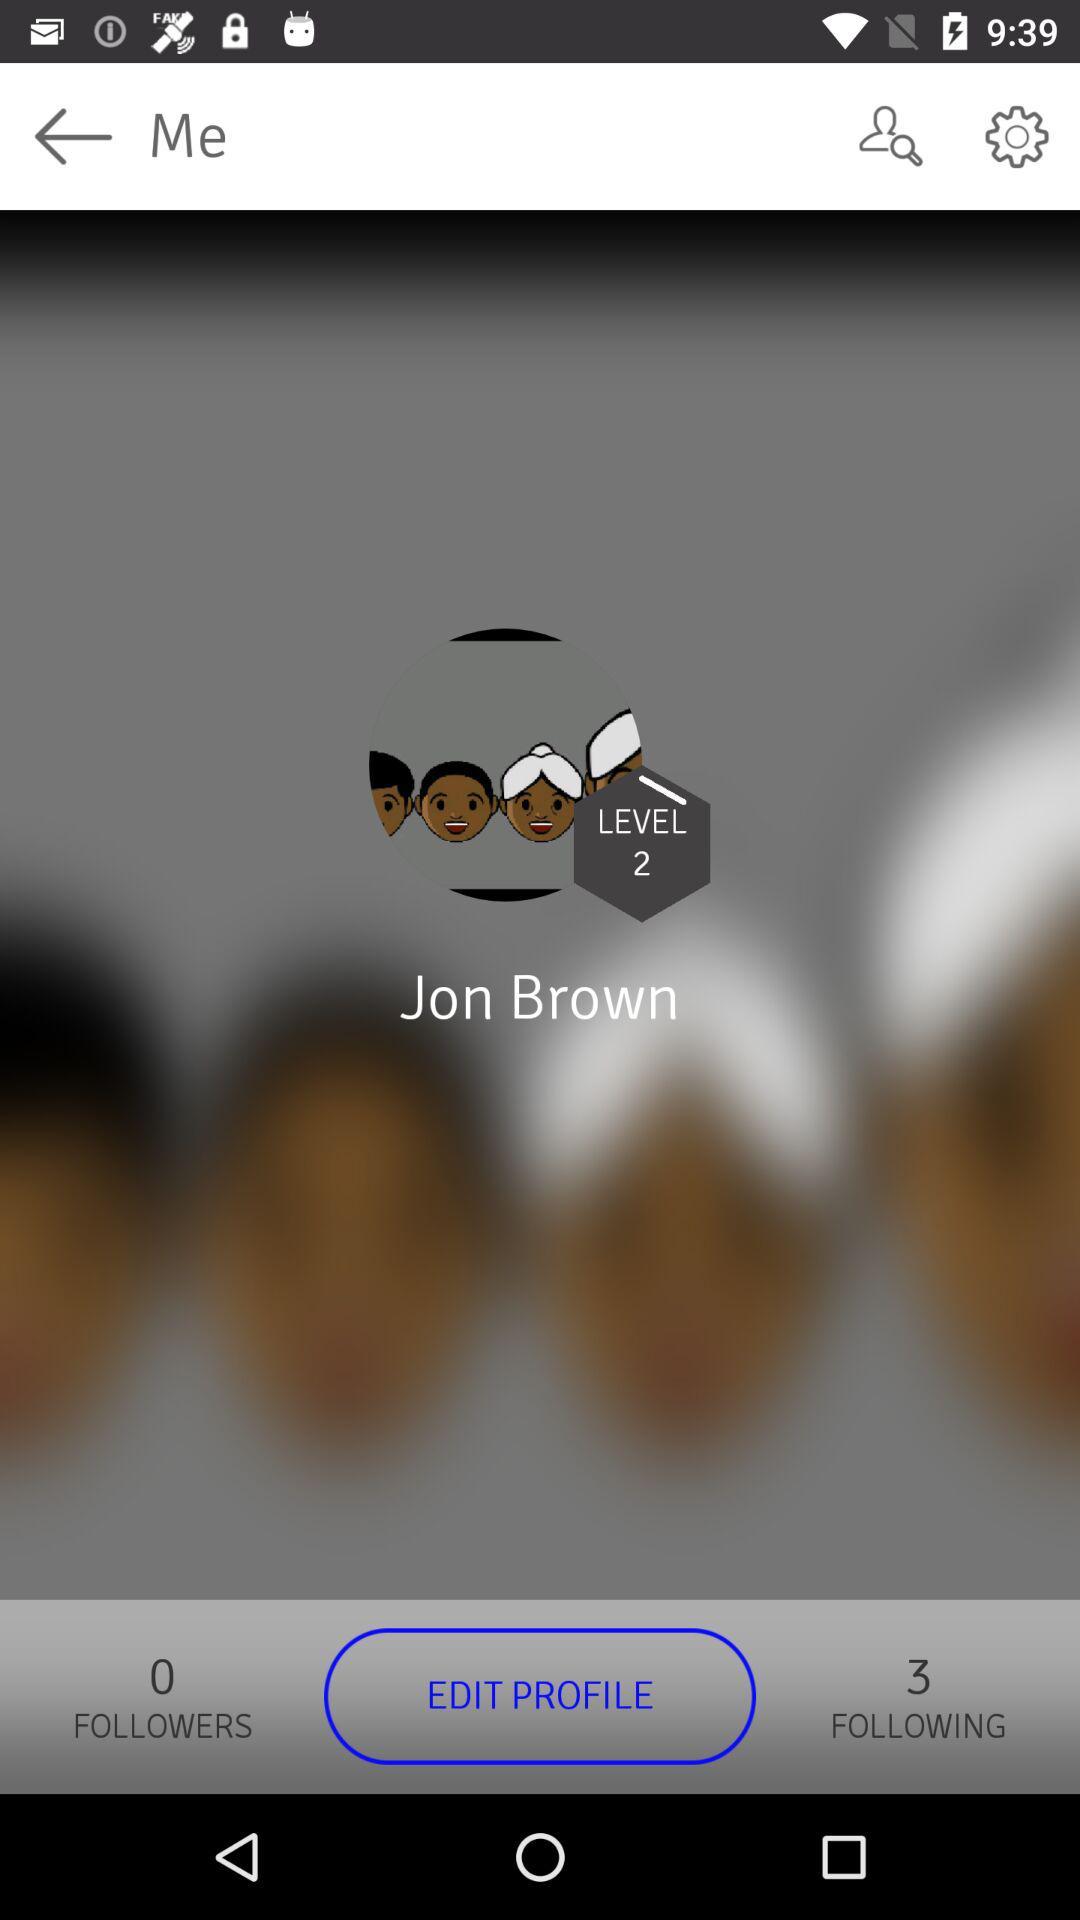 The height and width of the screenshot is (1920, 1080). I want to click on app next to the 3 item, so click(540, 1695).